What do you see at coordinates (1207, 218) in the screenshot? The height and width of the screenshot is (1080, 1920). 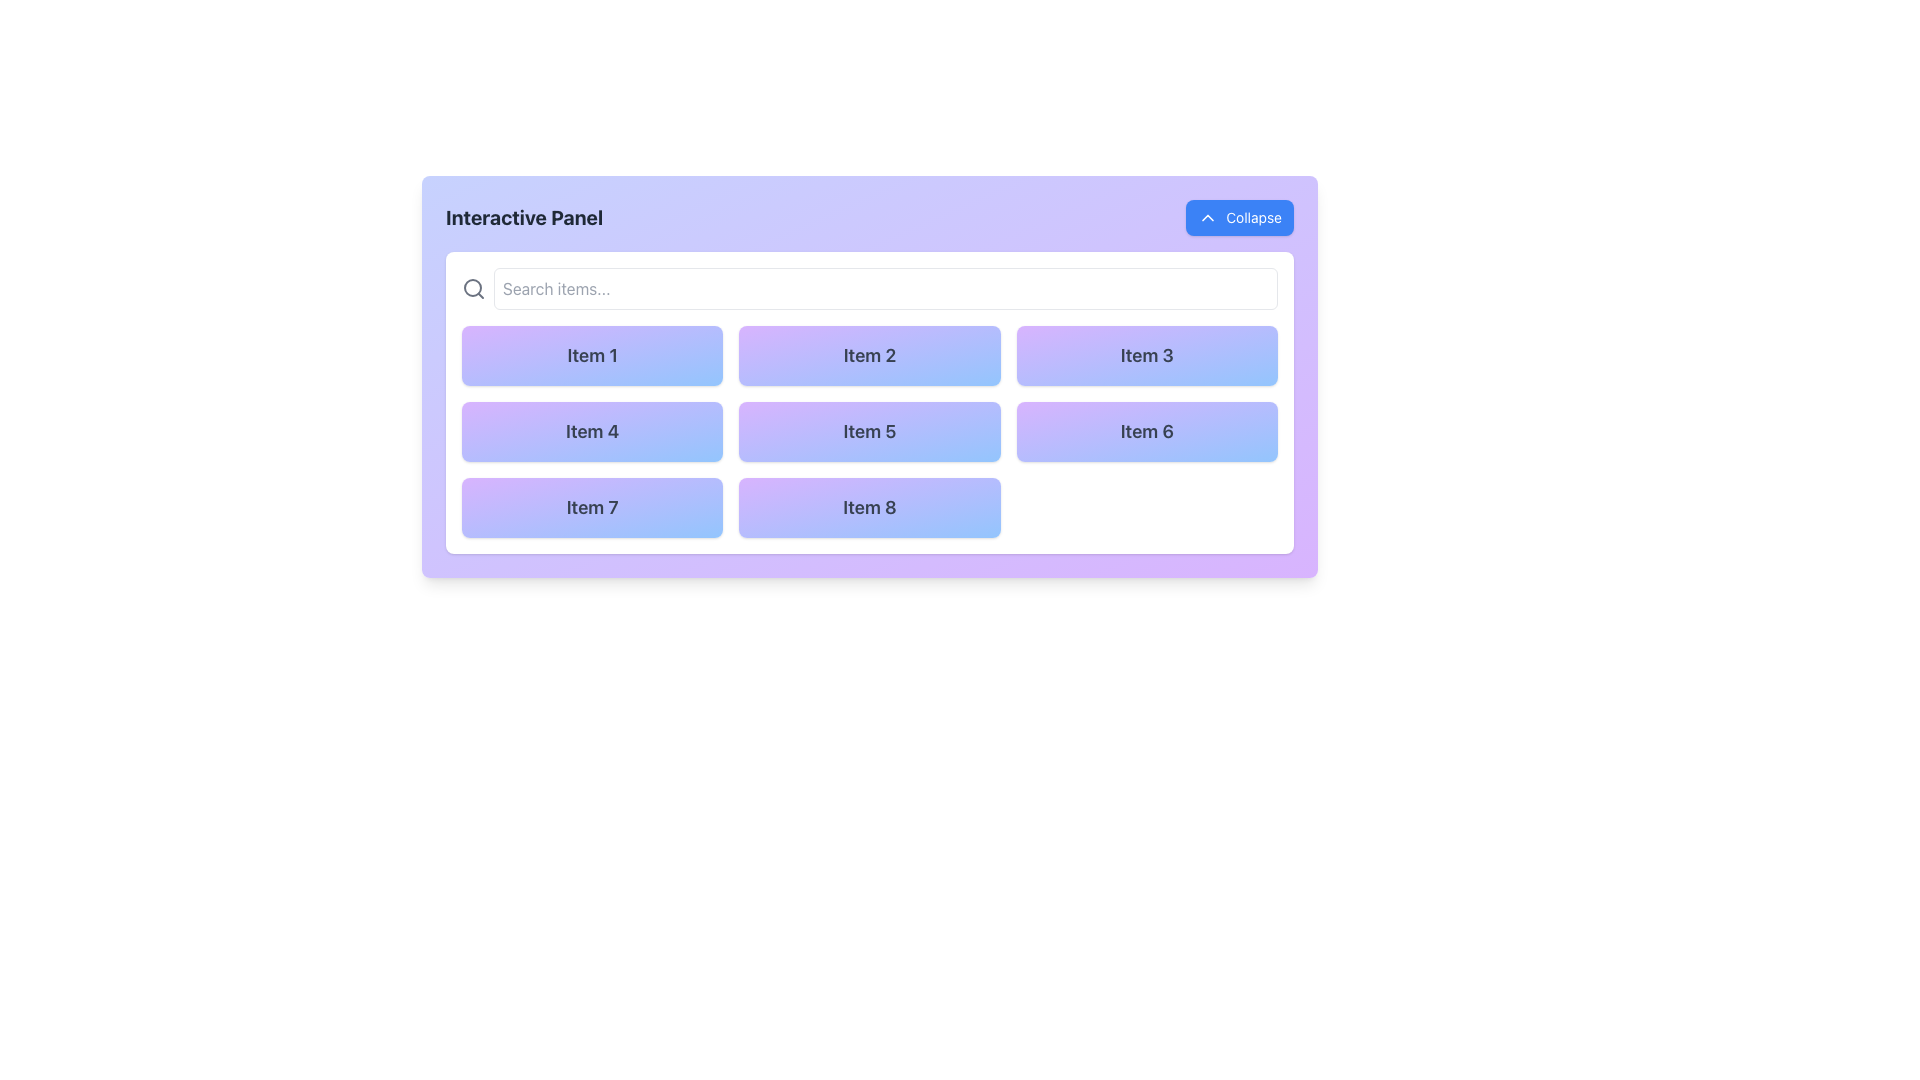 I see `the upward-facing chevron icon inside the blue 'Collapse' button in the top-right corner of the interface` at bounding box center [1207, 218].